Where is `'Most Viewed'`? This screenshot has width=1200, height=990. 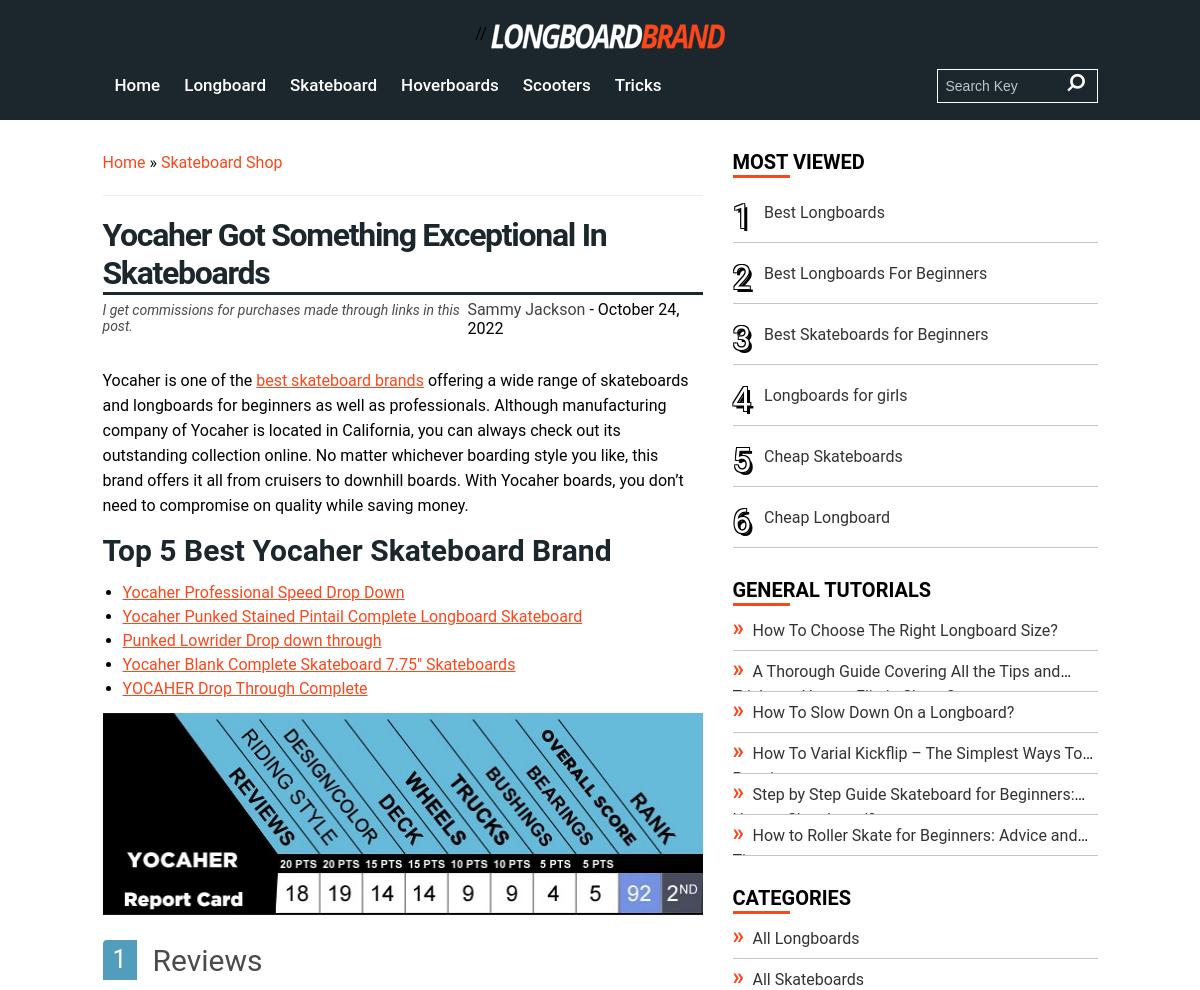
'Most Viewed' is located at coordinates (797, 161).